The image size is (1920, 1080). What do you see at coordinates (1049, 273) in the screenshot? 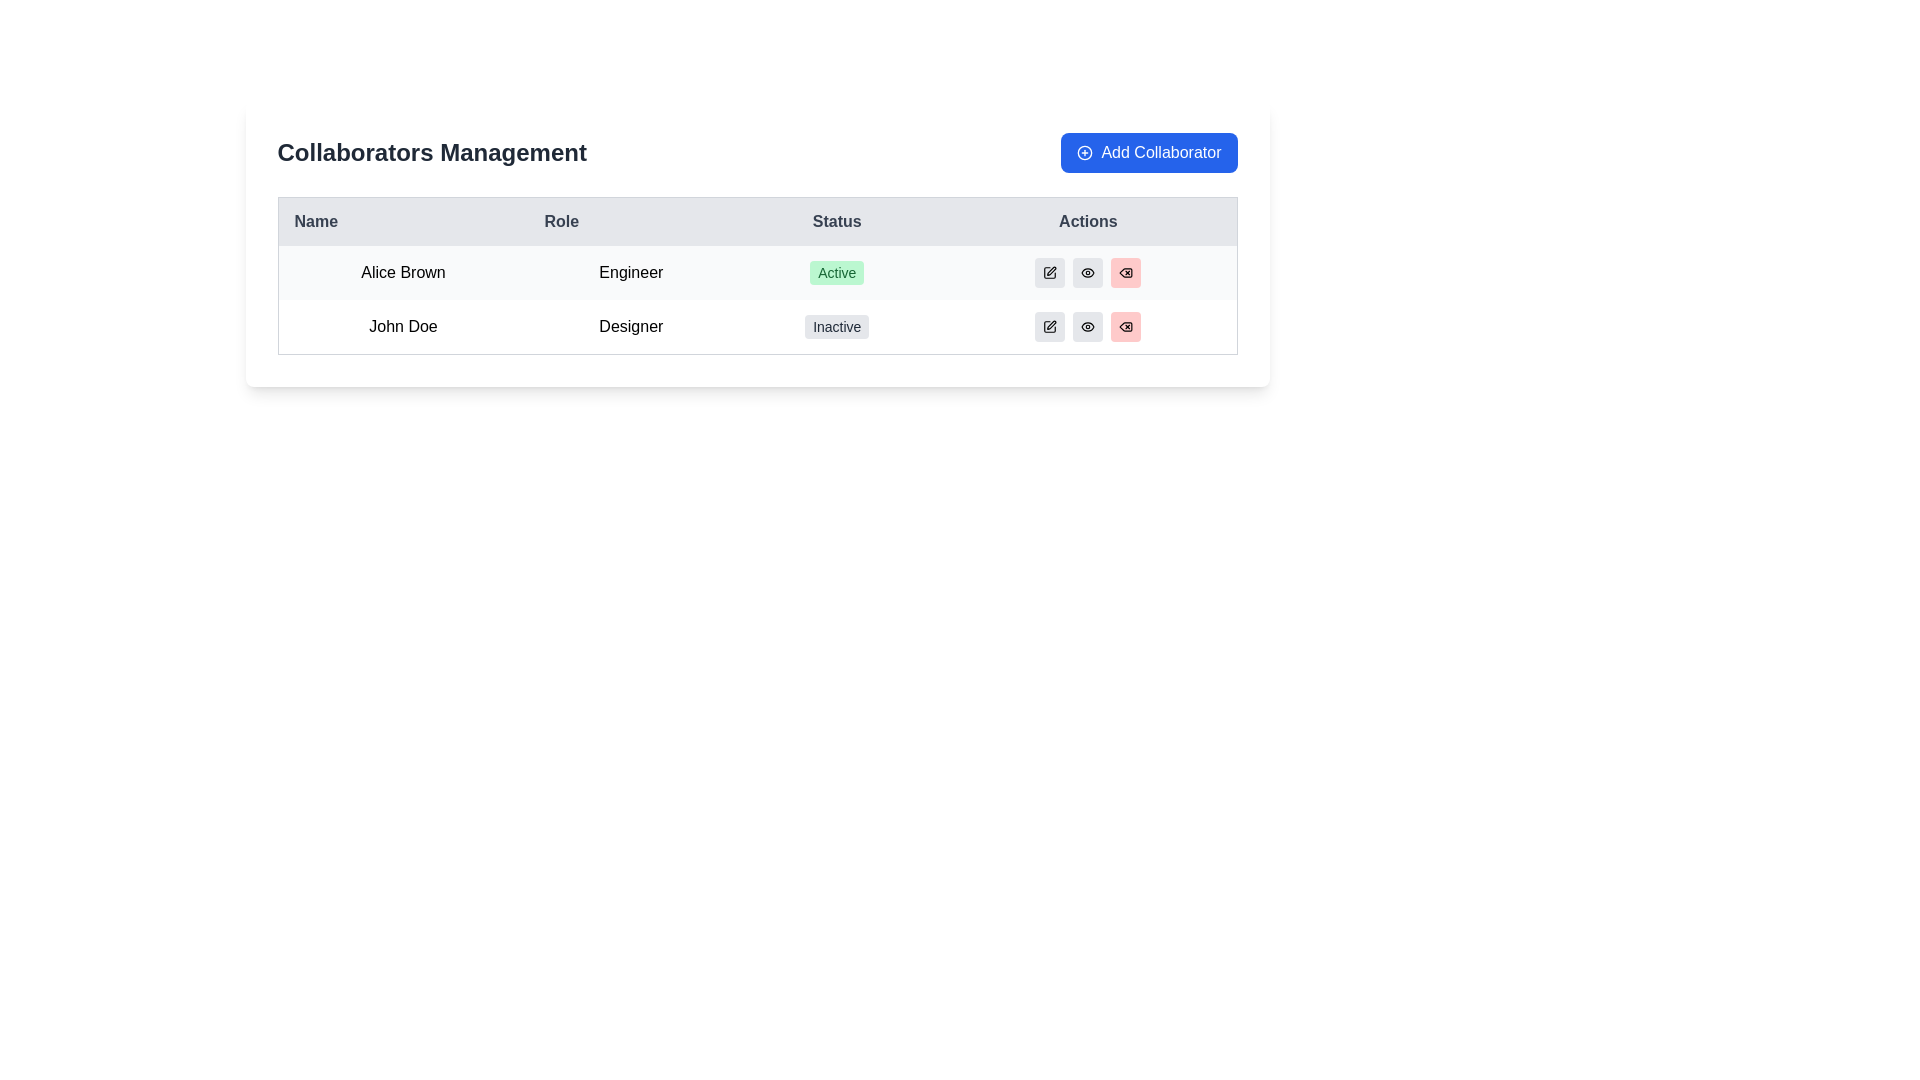
I see `the edit button (pencil icon) in the Actions column for 'Alice Brown'` at bounding box center [1049, 273].